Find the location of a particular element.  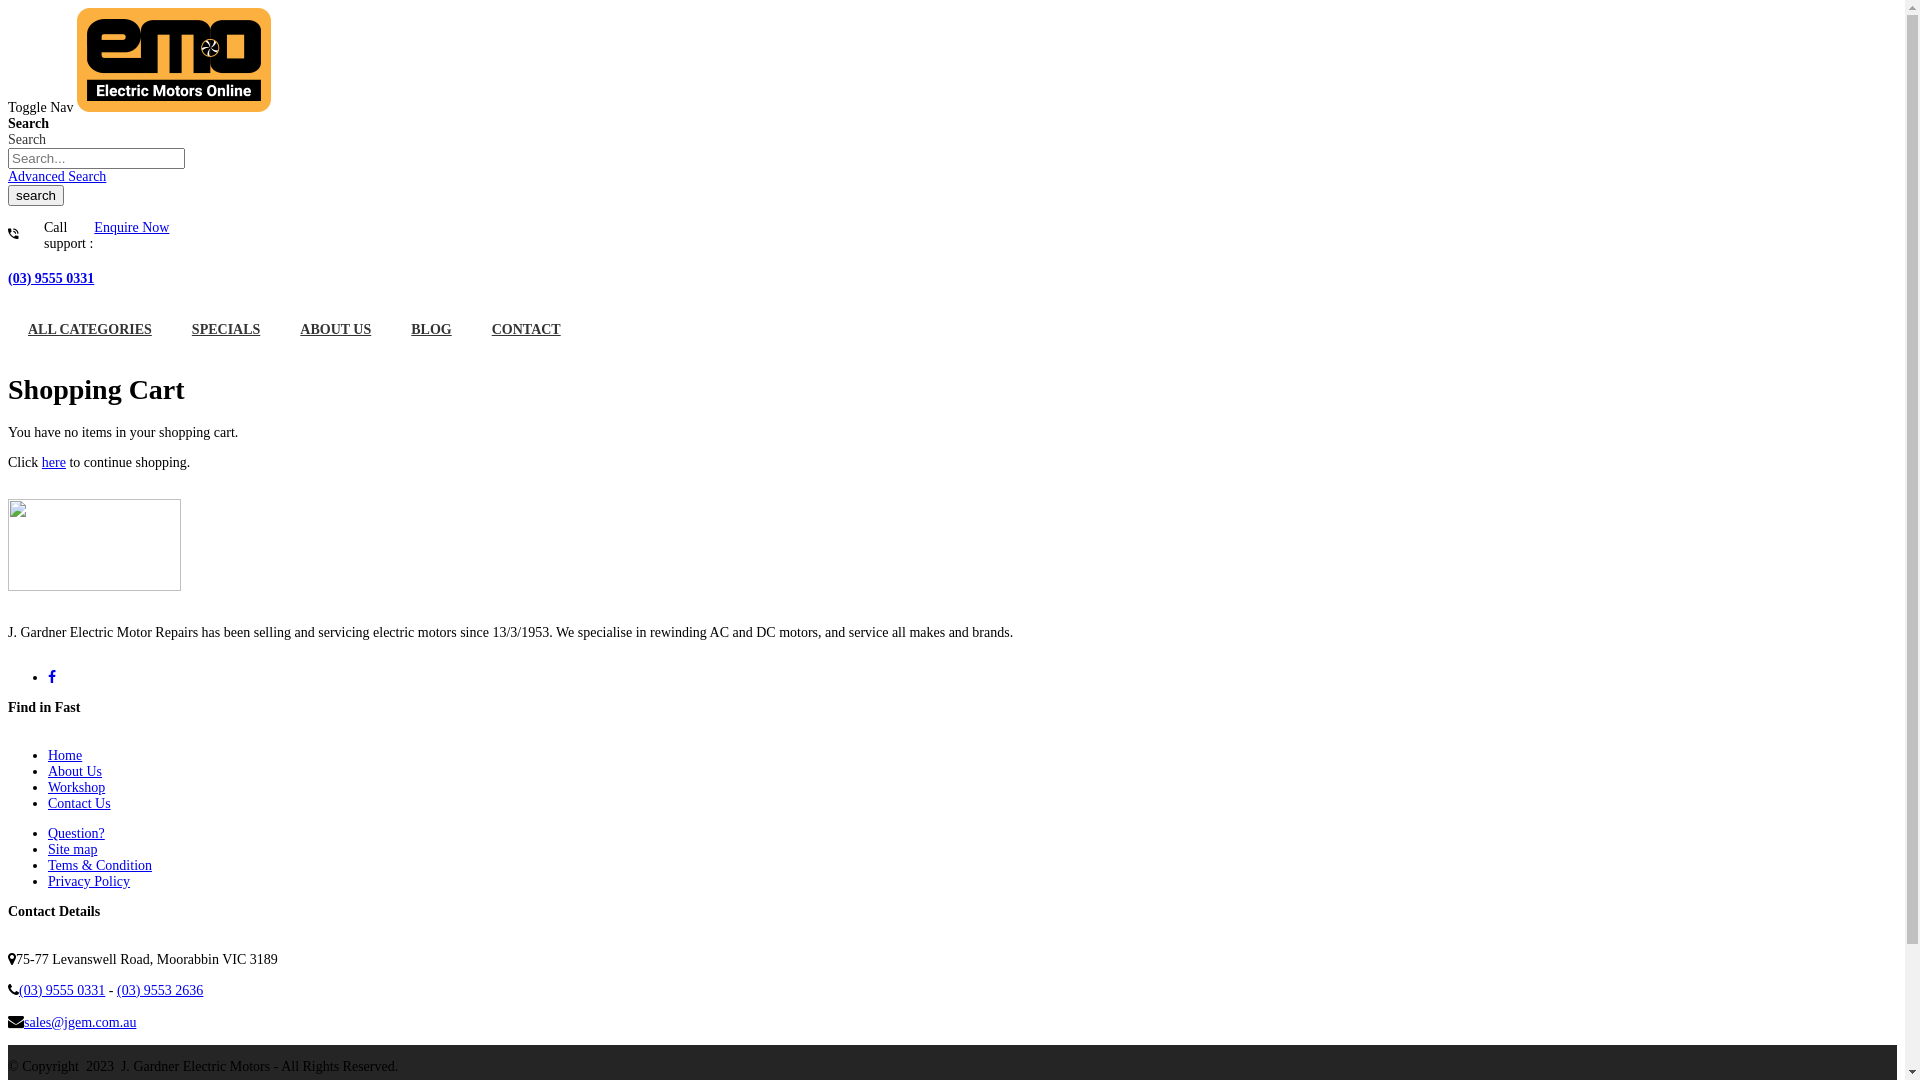

'Site map' is located at coordinates (72, 849).